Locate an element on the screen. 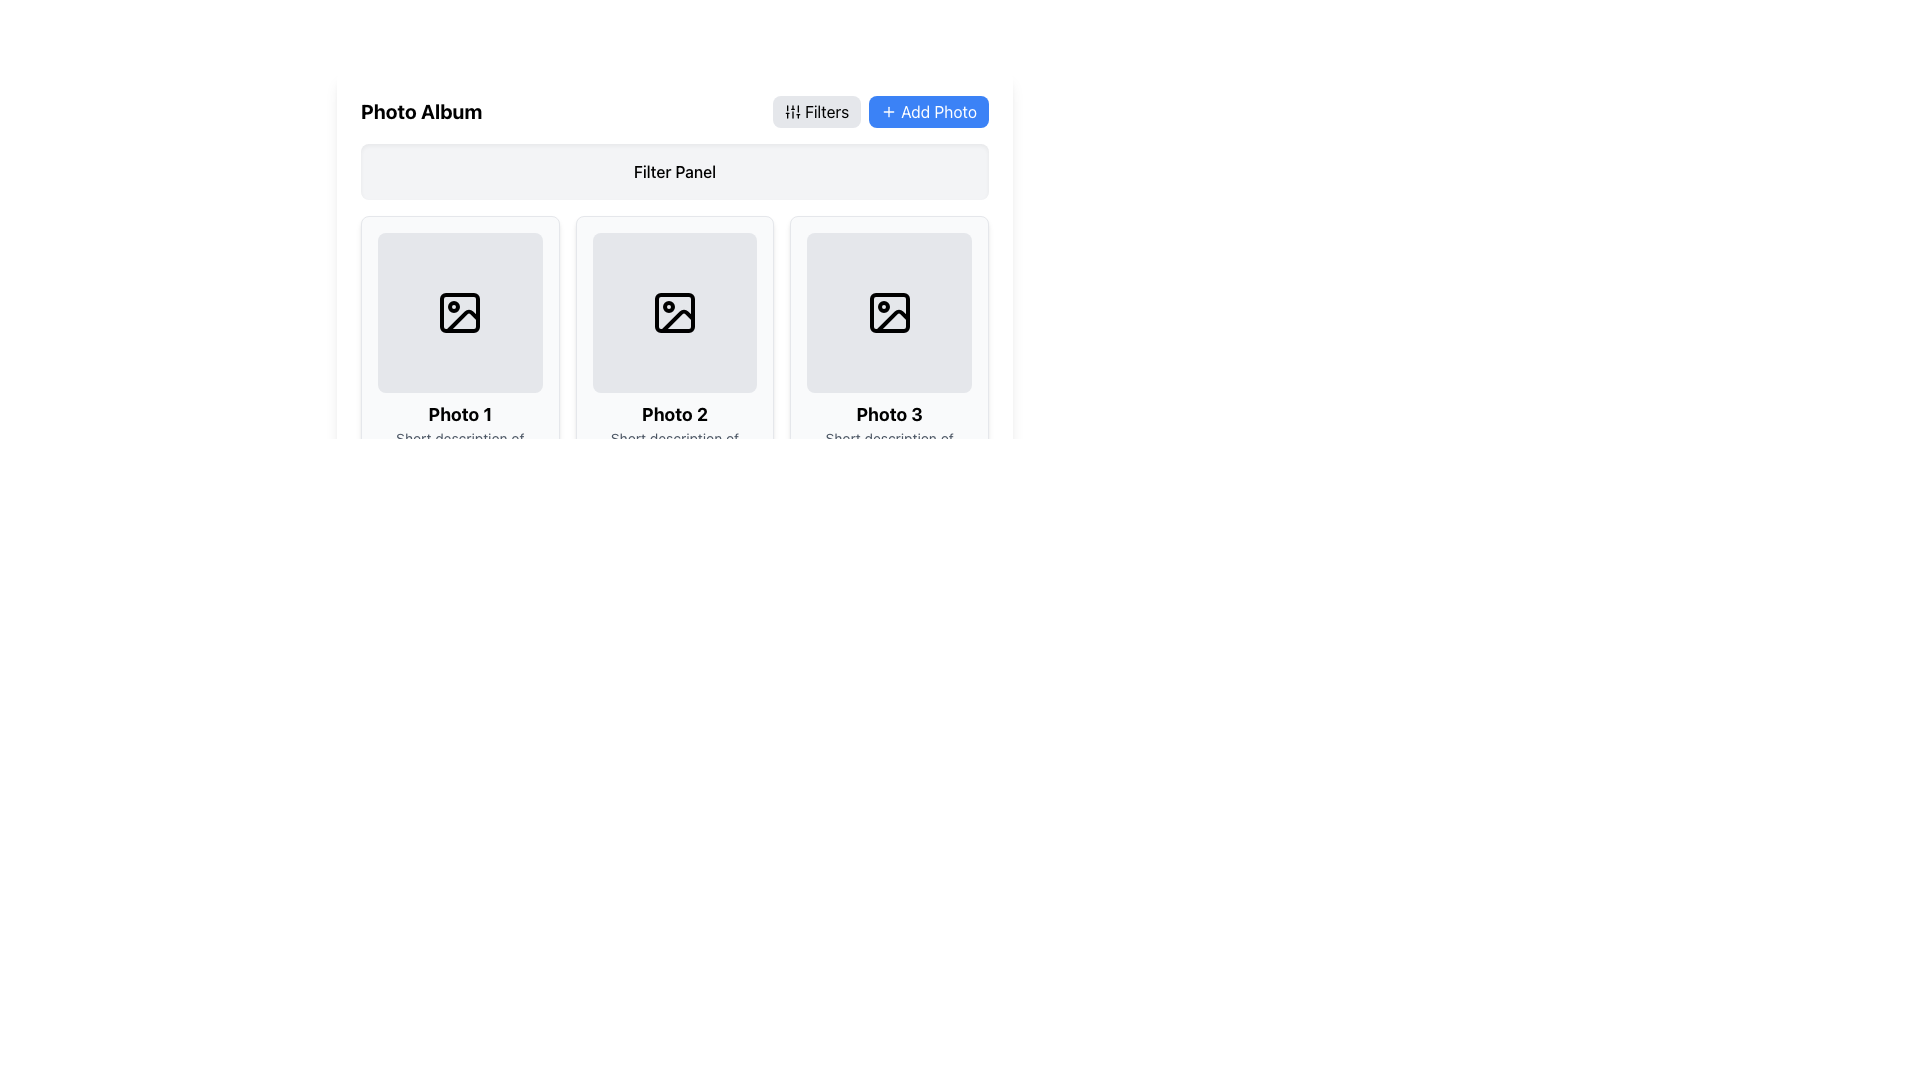  the image placeholder located at the top of the card labeled 'Photo 3', which is centered in the third column of a grid layout is located at coordinates (888, 312).